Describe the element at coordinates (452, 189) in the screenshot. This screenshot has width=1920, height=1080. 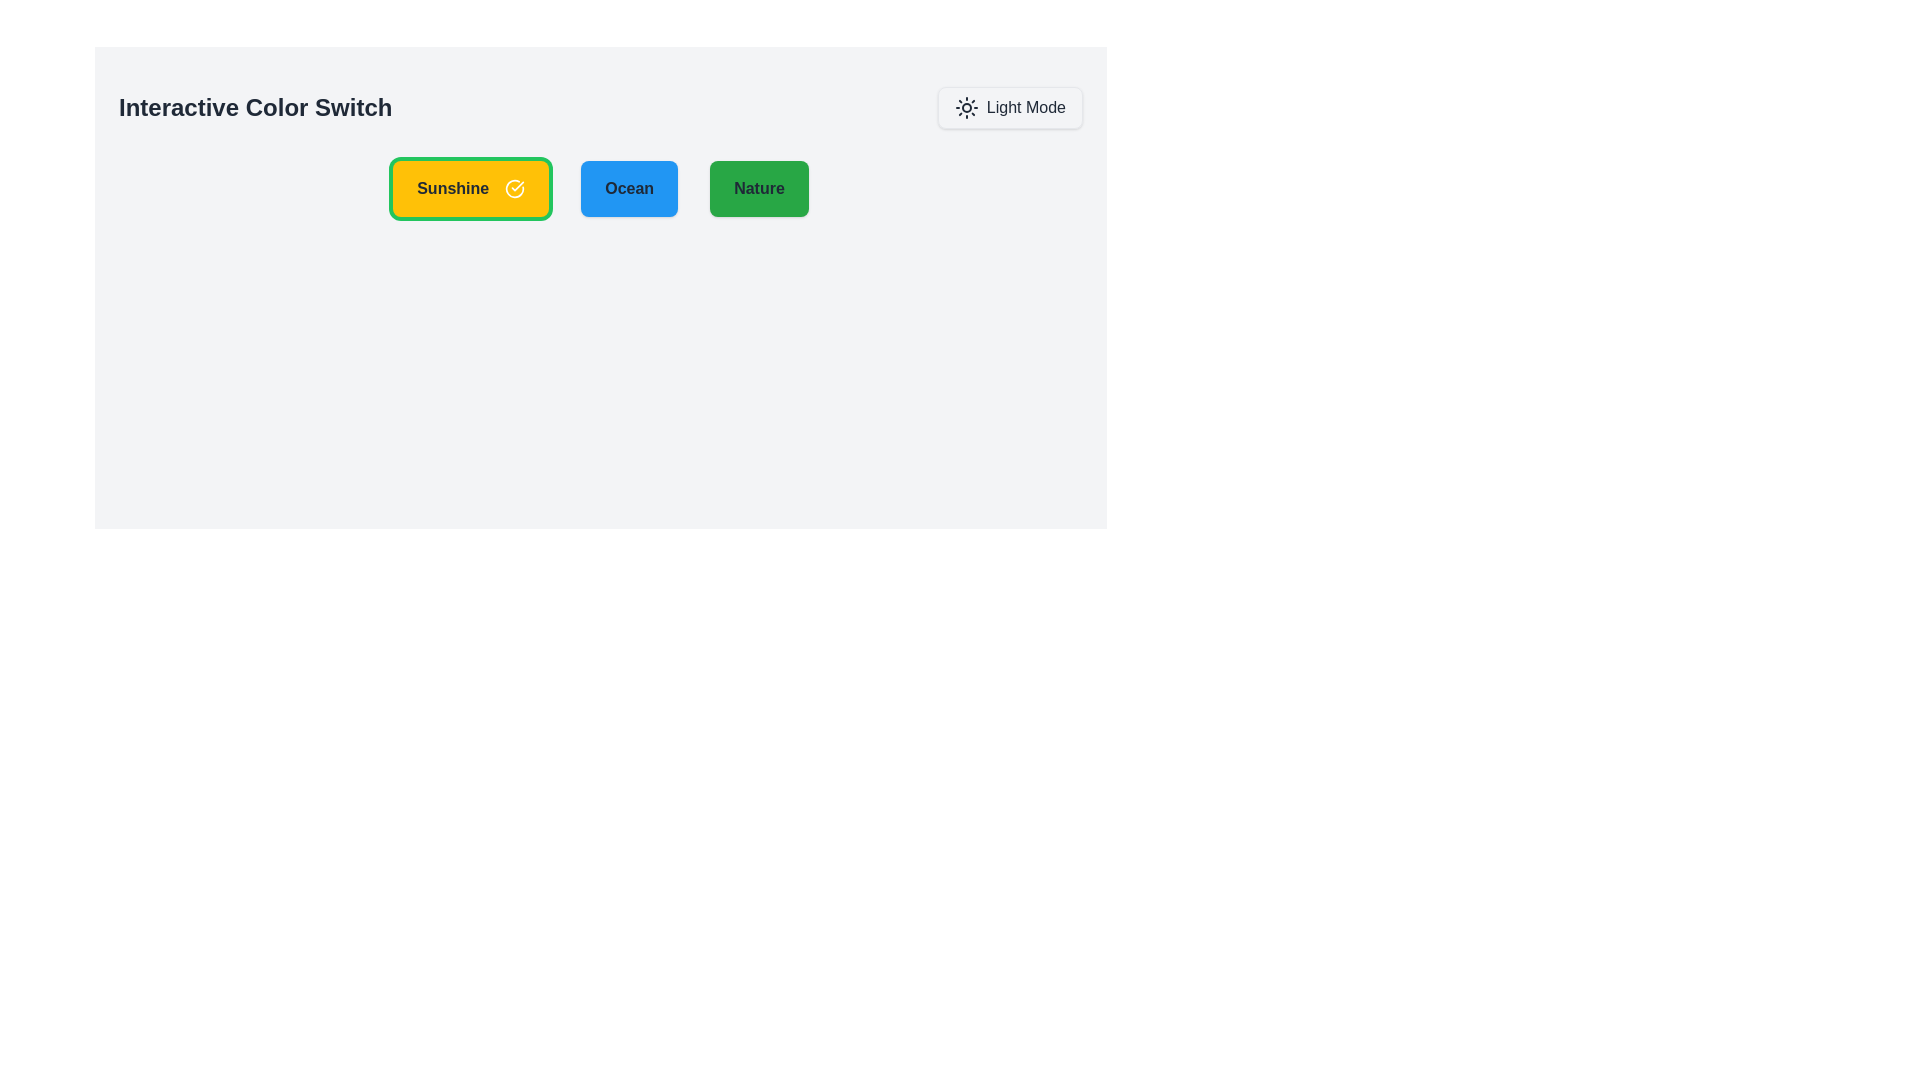
I see `the static text label indicating the current selection for the first button labeled 'Sunshine' in a horizontal list of buttons` at that location.